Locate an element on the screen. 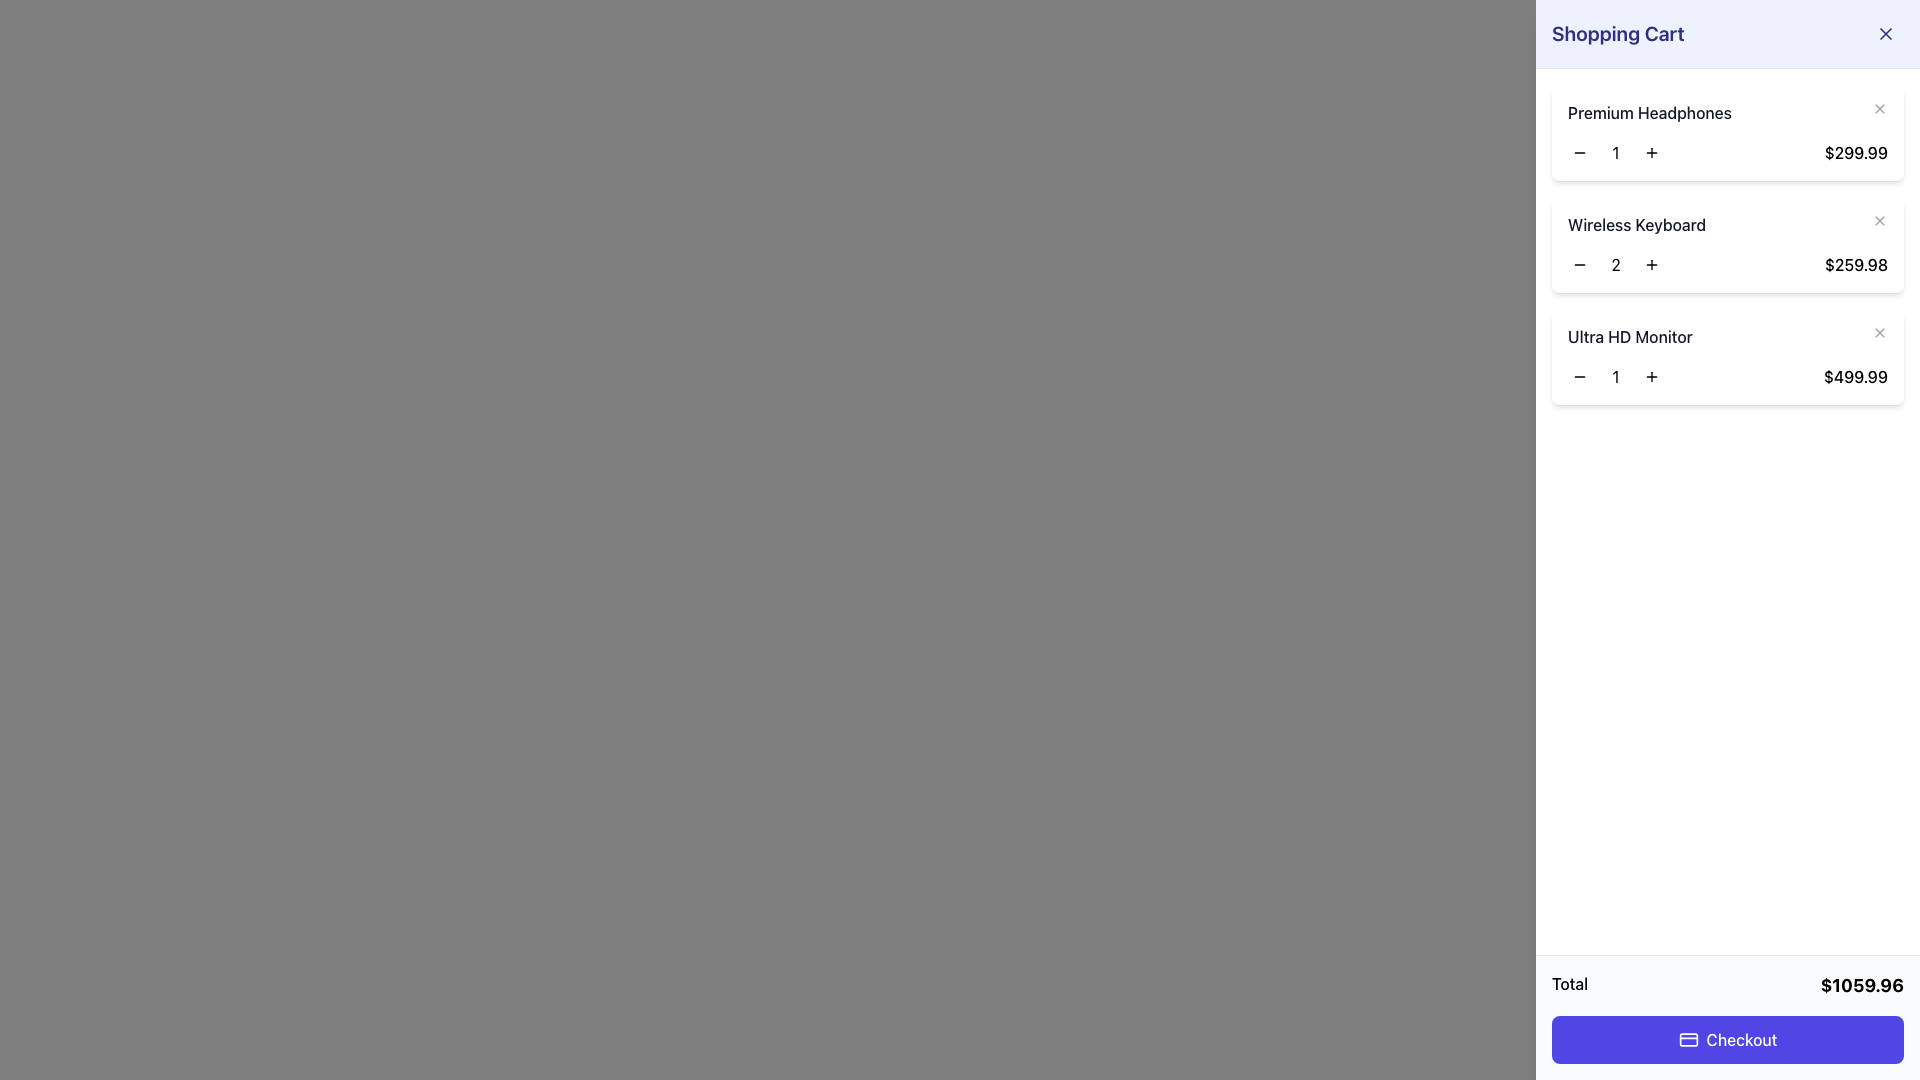  the text label displaying the current quantity of the 'Wireless Keyboard' in the shopping cart, which is centrally located between the decrement and increment buttons is located at coordinates (1616, 264).